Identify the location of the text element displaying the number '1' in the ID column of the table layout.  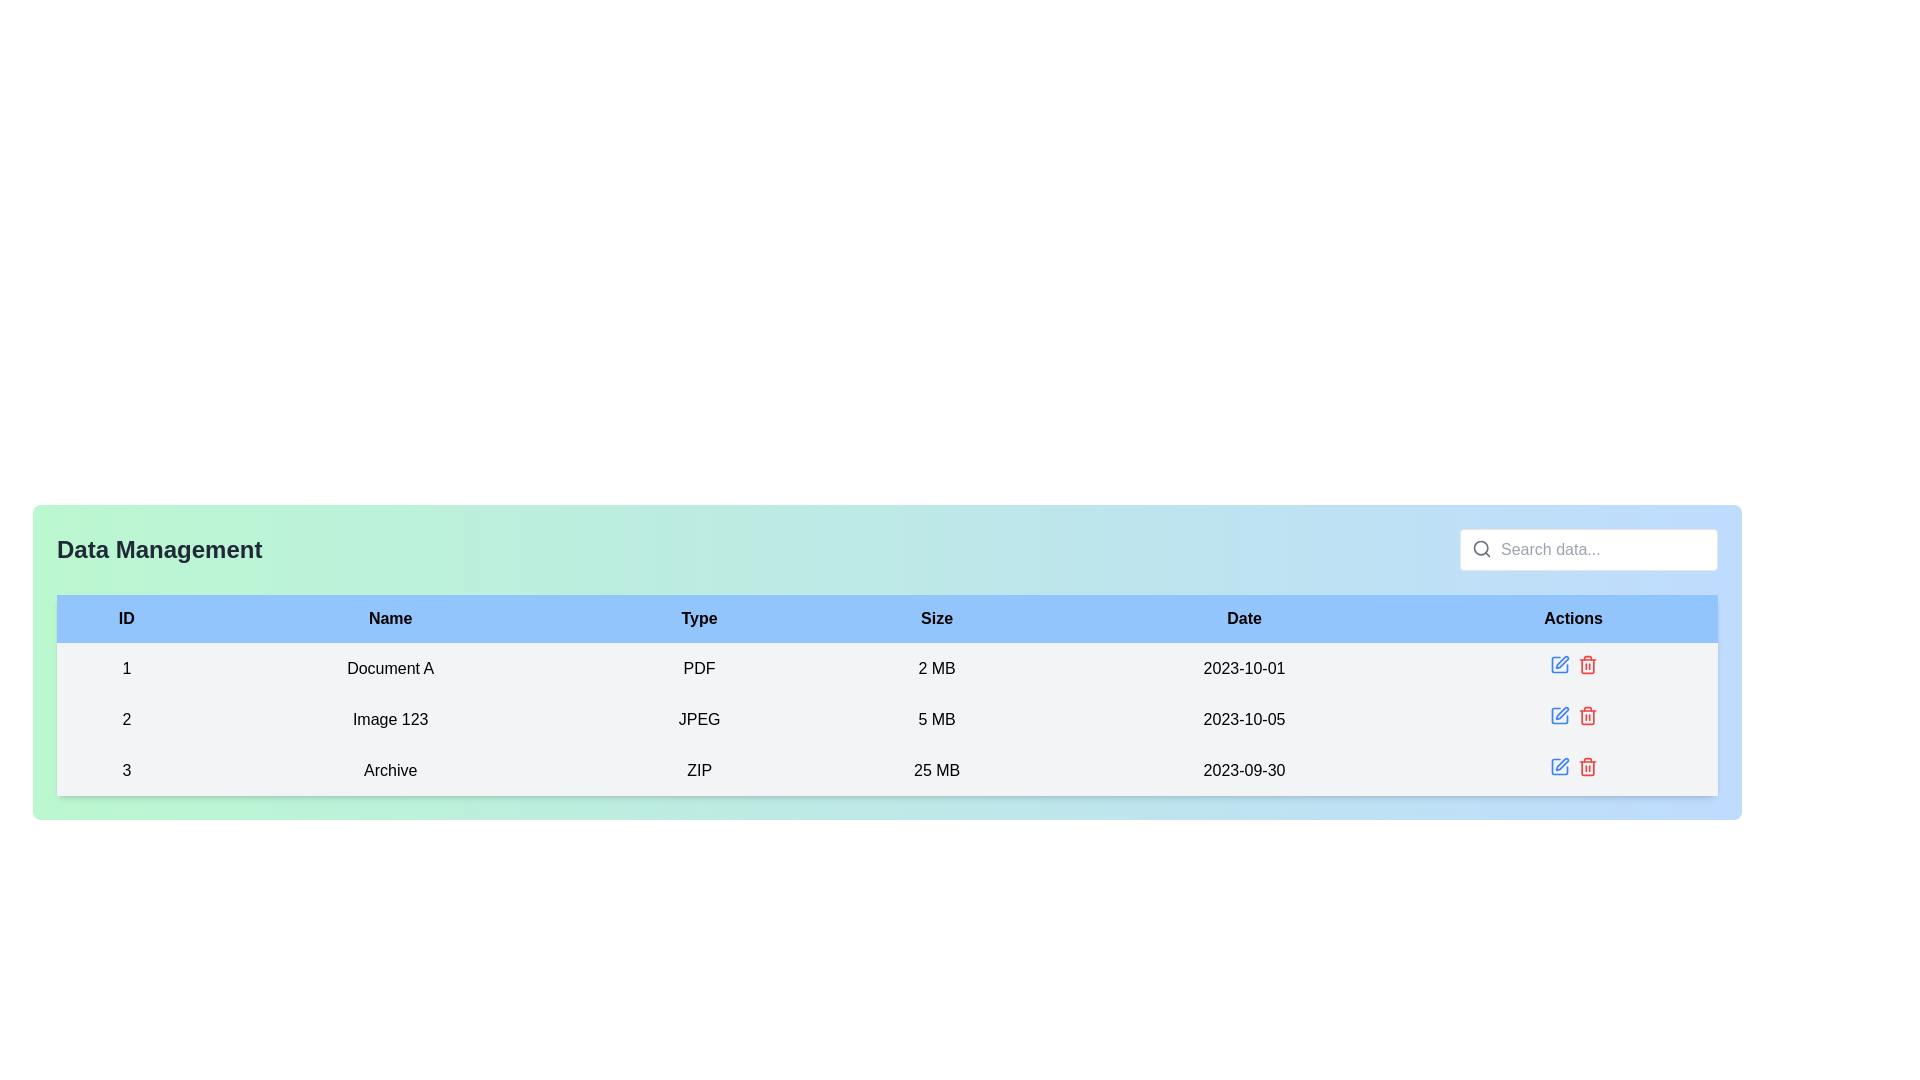
(125, 668).